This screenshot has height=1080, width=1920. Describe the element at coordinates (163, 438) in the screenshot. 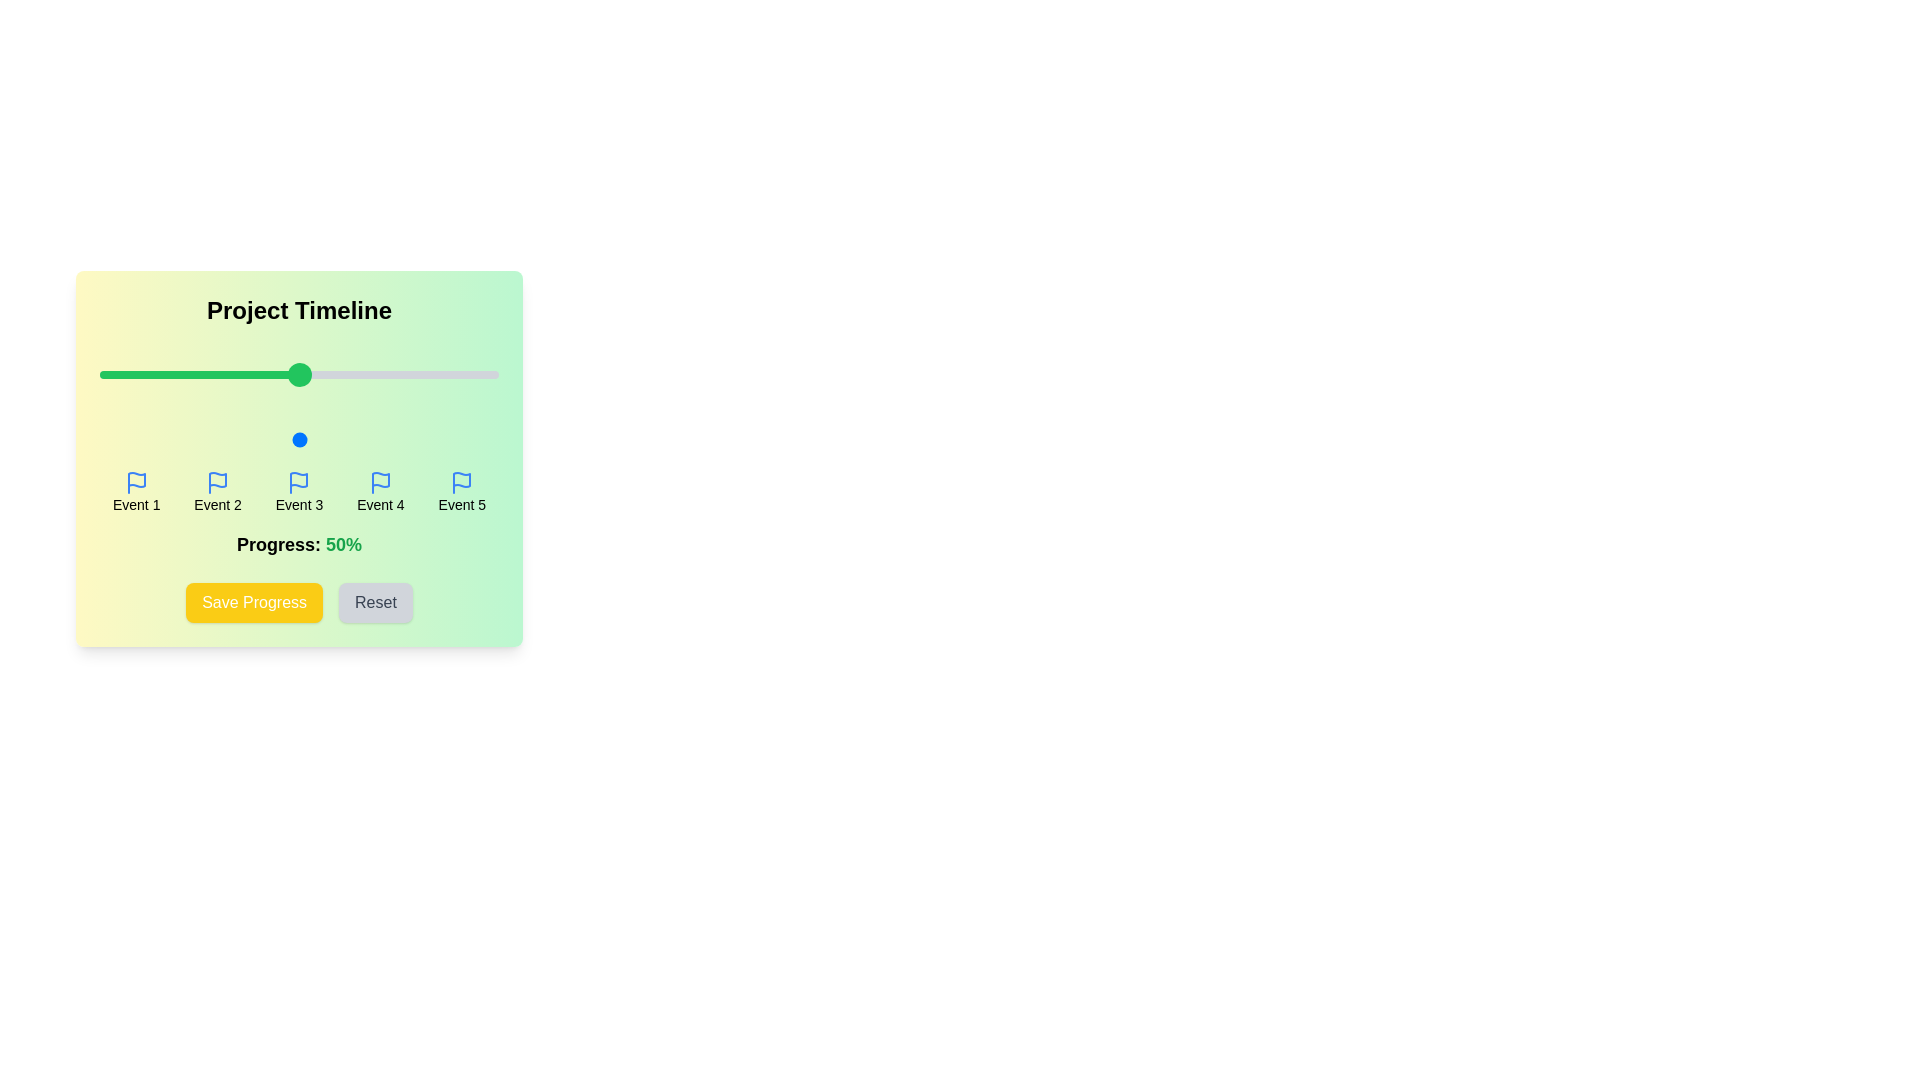

I see `the timeline progress to 16% by adjusting the slider` at that location.